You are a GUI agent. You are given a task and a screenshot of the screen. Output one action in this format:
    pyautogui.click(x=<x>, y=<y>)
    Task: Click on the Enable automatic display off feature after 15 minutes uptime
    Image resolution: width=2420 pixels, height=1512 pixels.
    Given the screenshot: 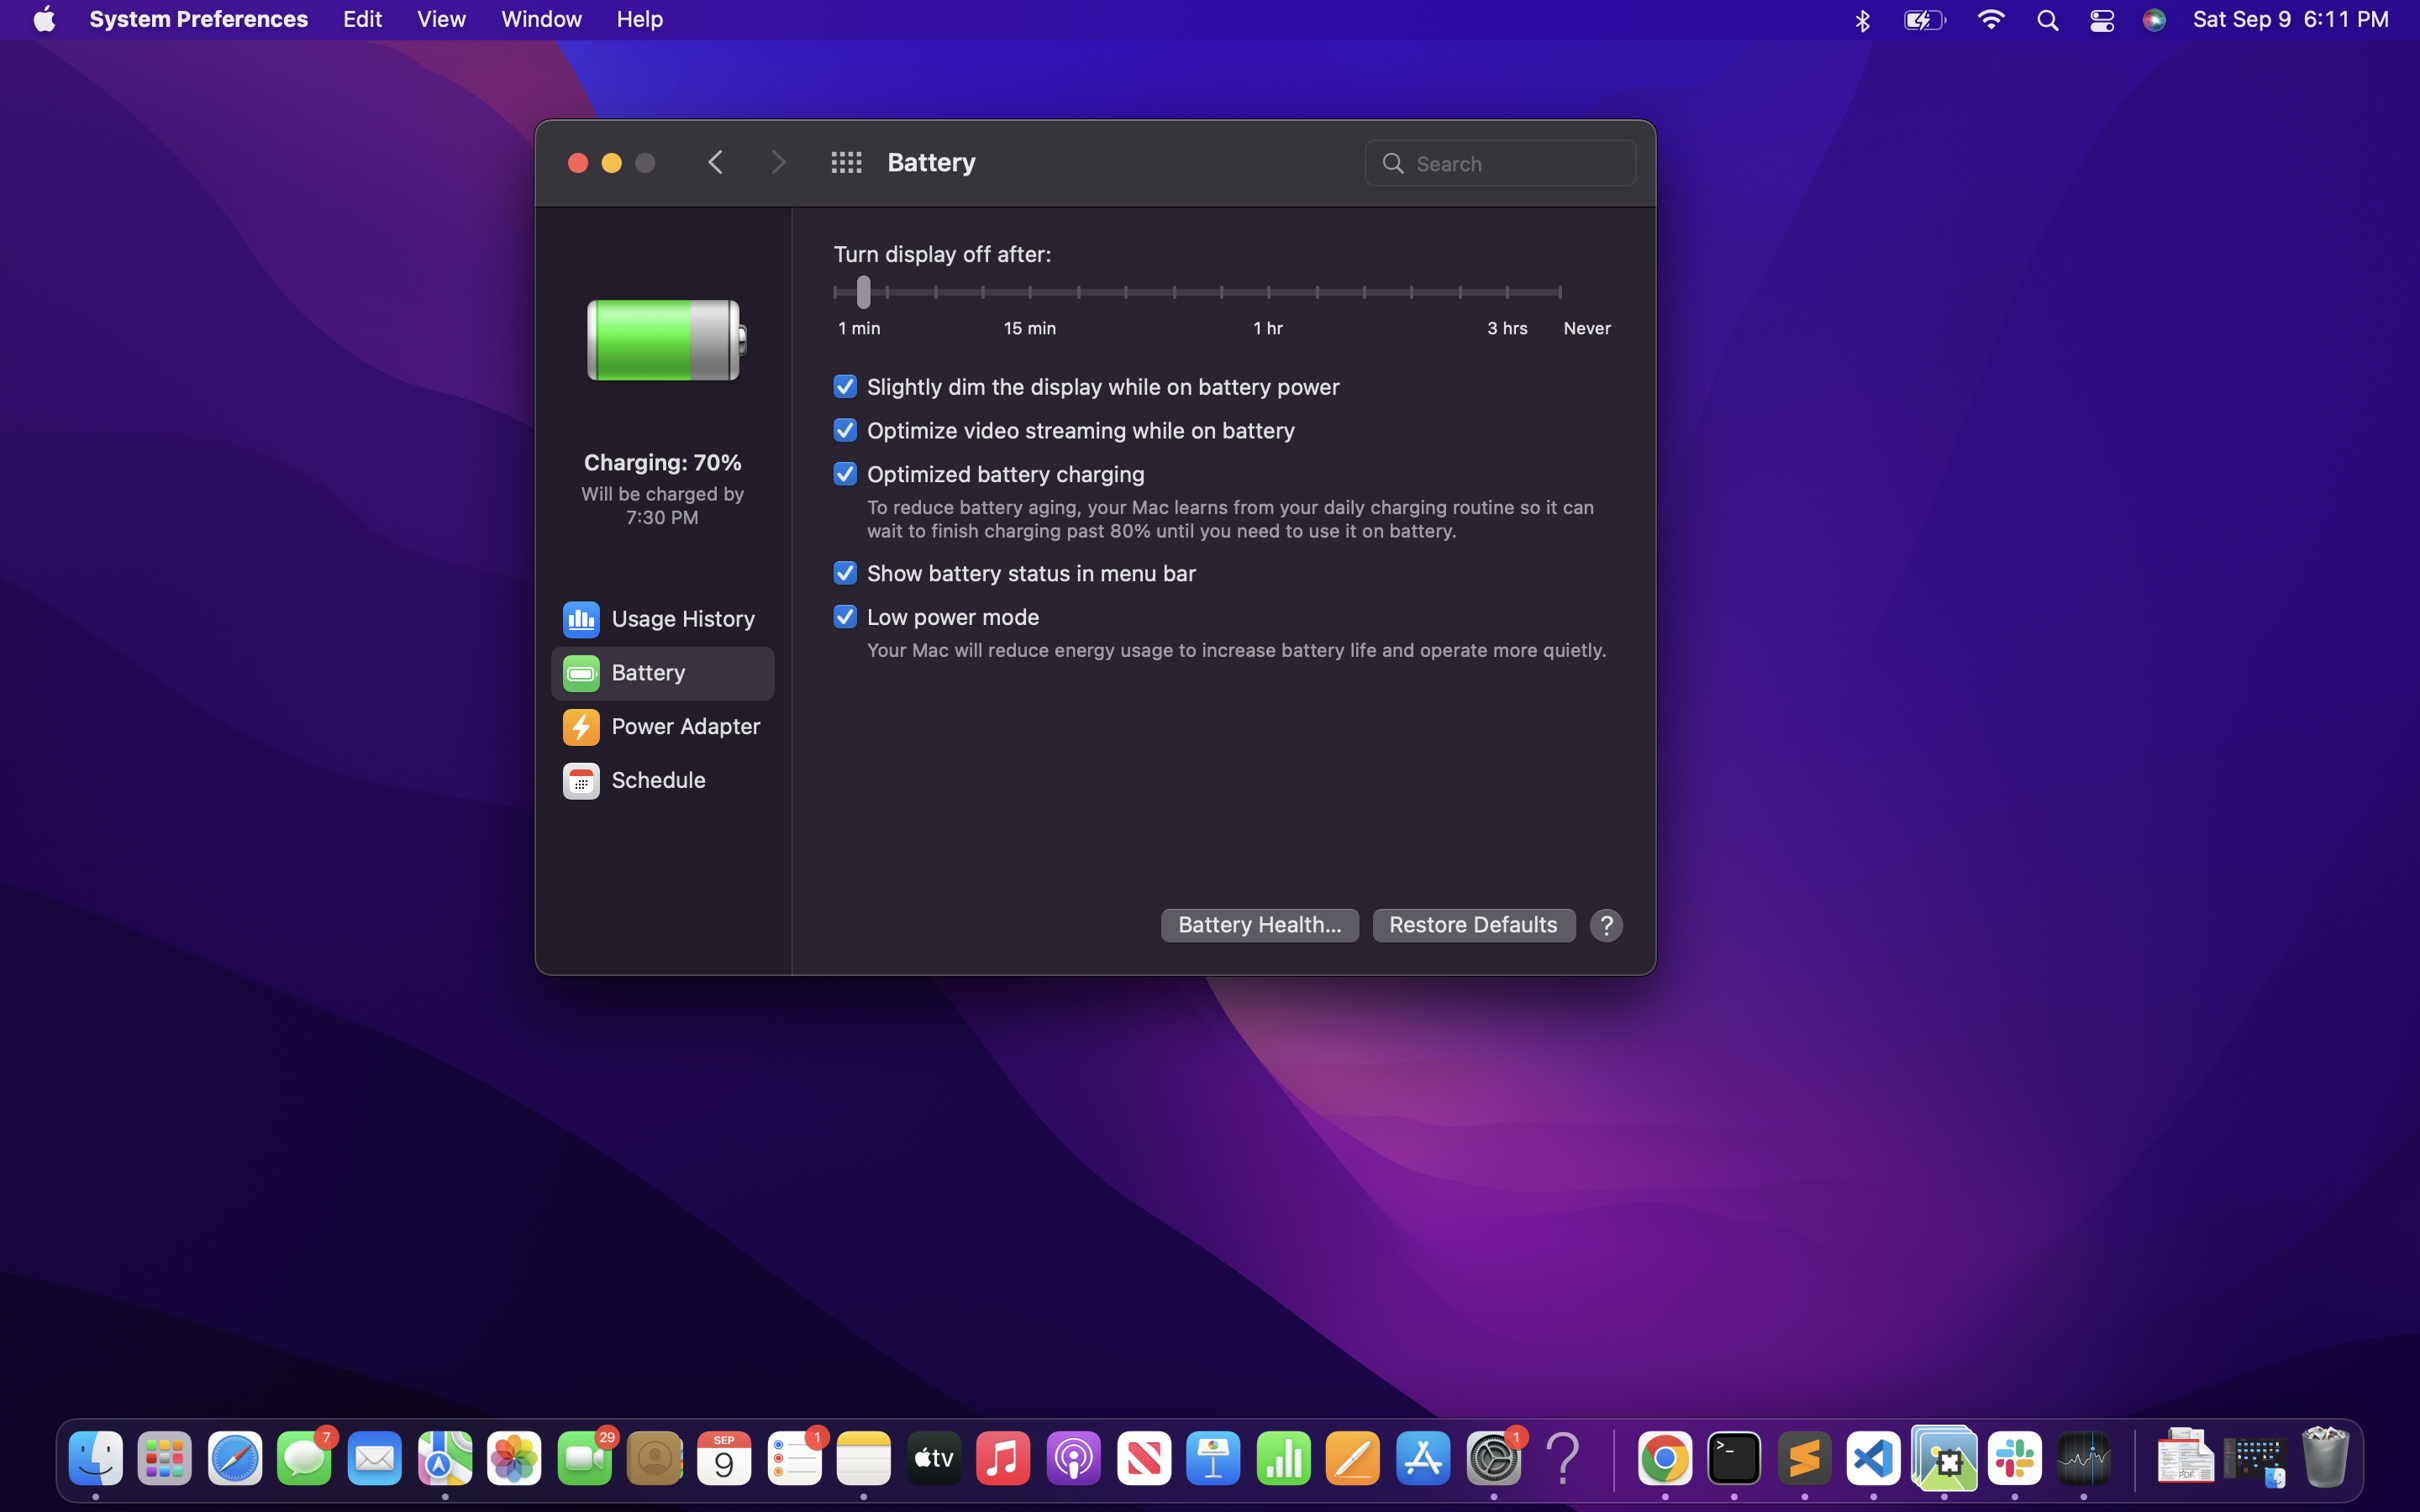 What is the action you would take?
    pyautogui.click(x=1030, y=295)
    